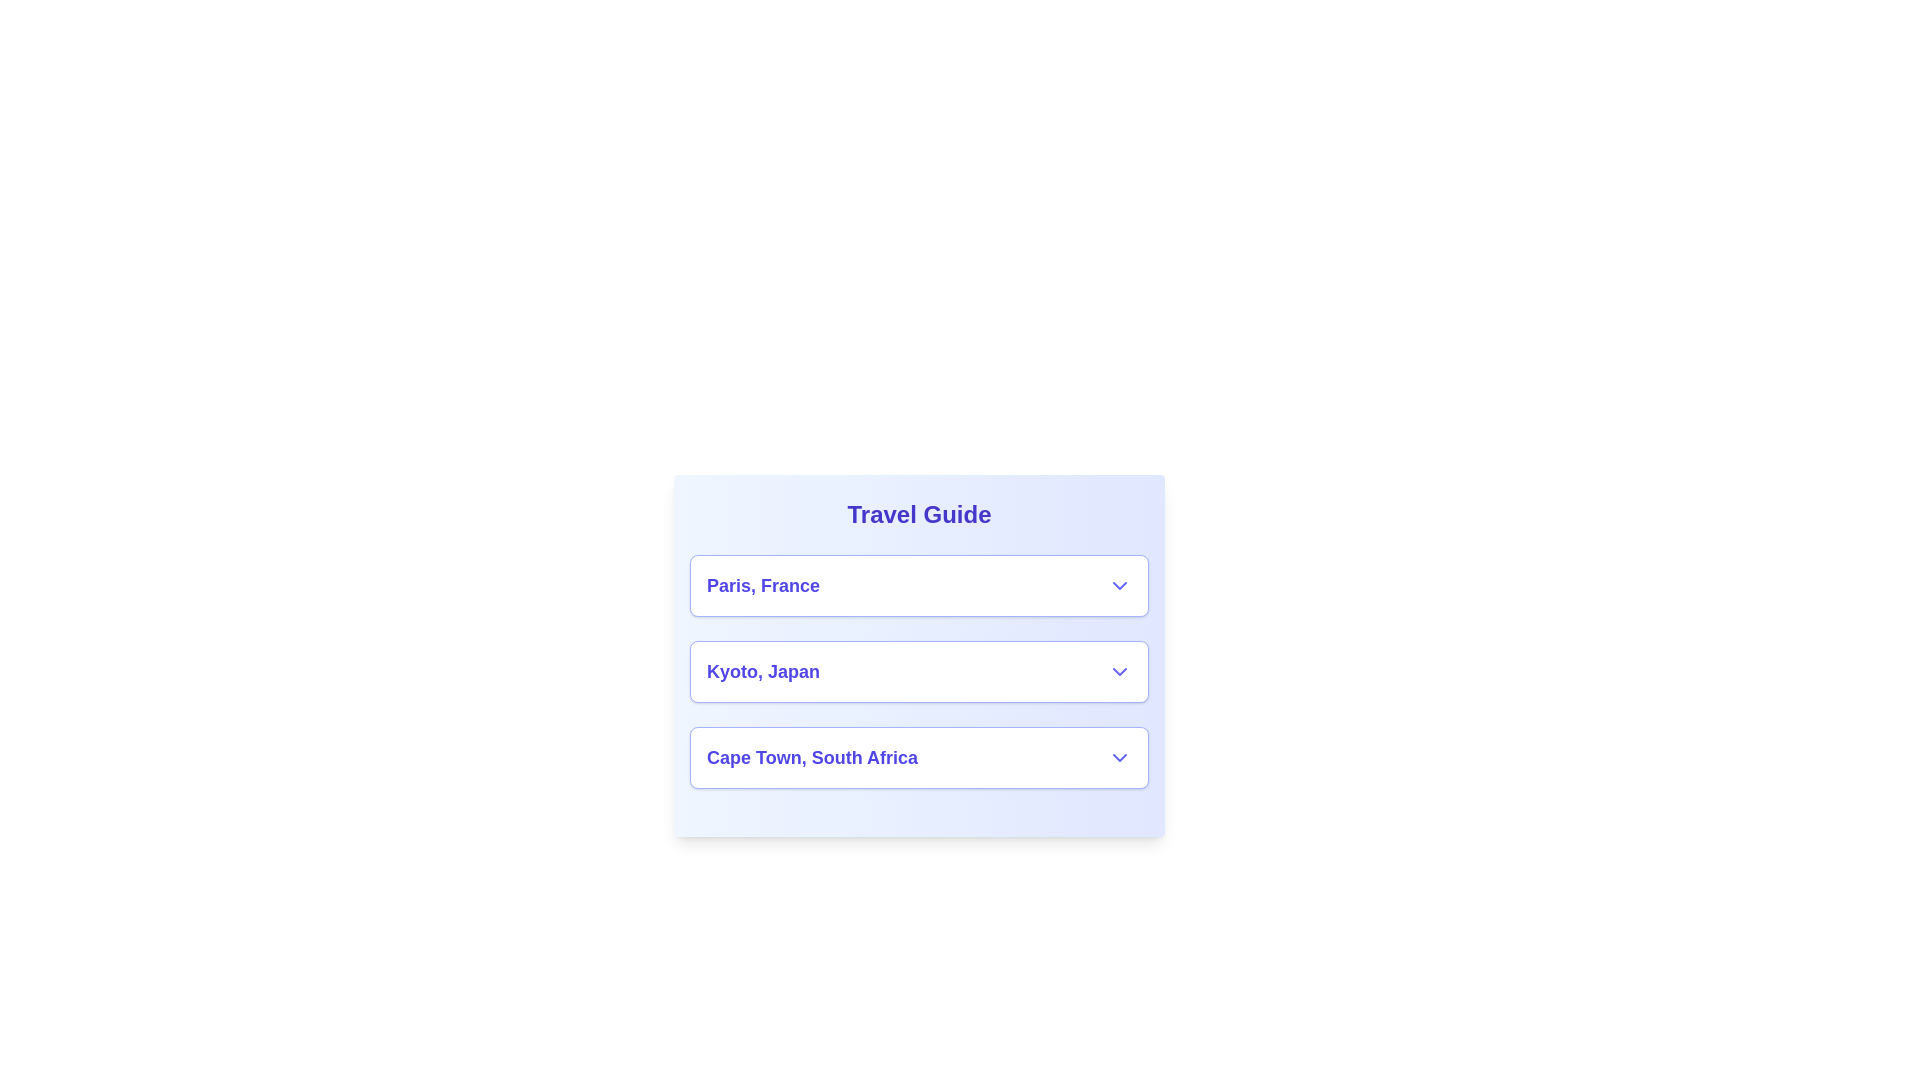 The image size is (1920, 1080). What do you see at coordinates (918, 655) in the screenshot?
I see `the second travel destination button within the 'Travel Guide' section, which is styled with a gradient background and contains interactive elements` at bounding box center [918, 655].